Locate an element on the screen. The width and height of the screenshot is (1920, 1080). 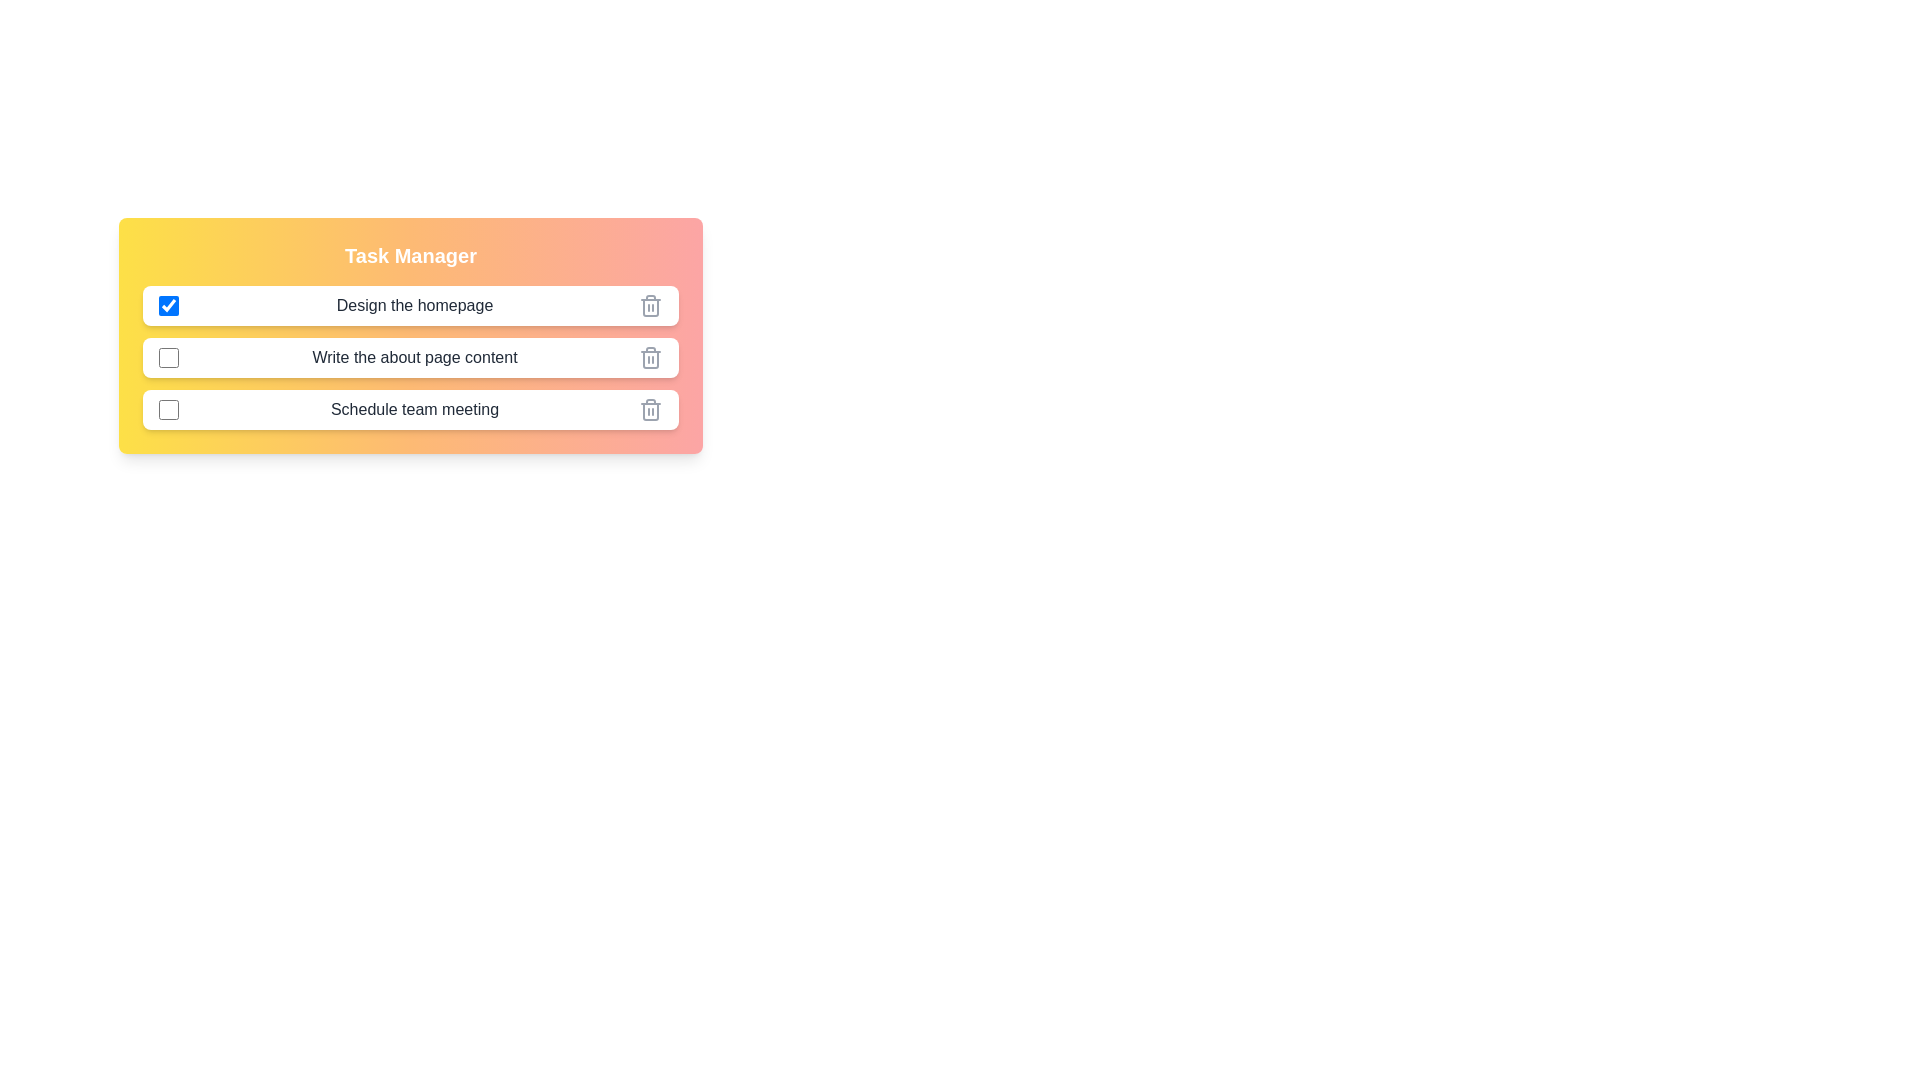
the delete icon for the task titled 'Schedule team meeting' is located at coordinates (651, 408).